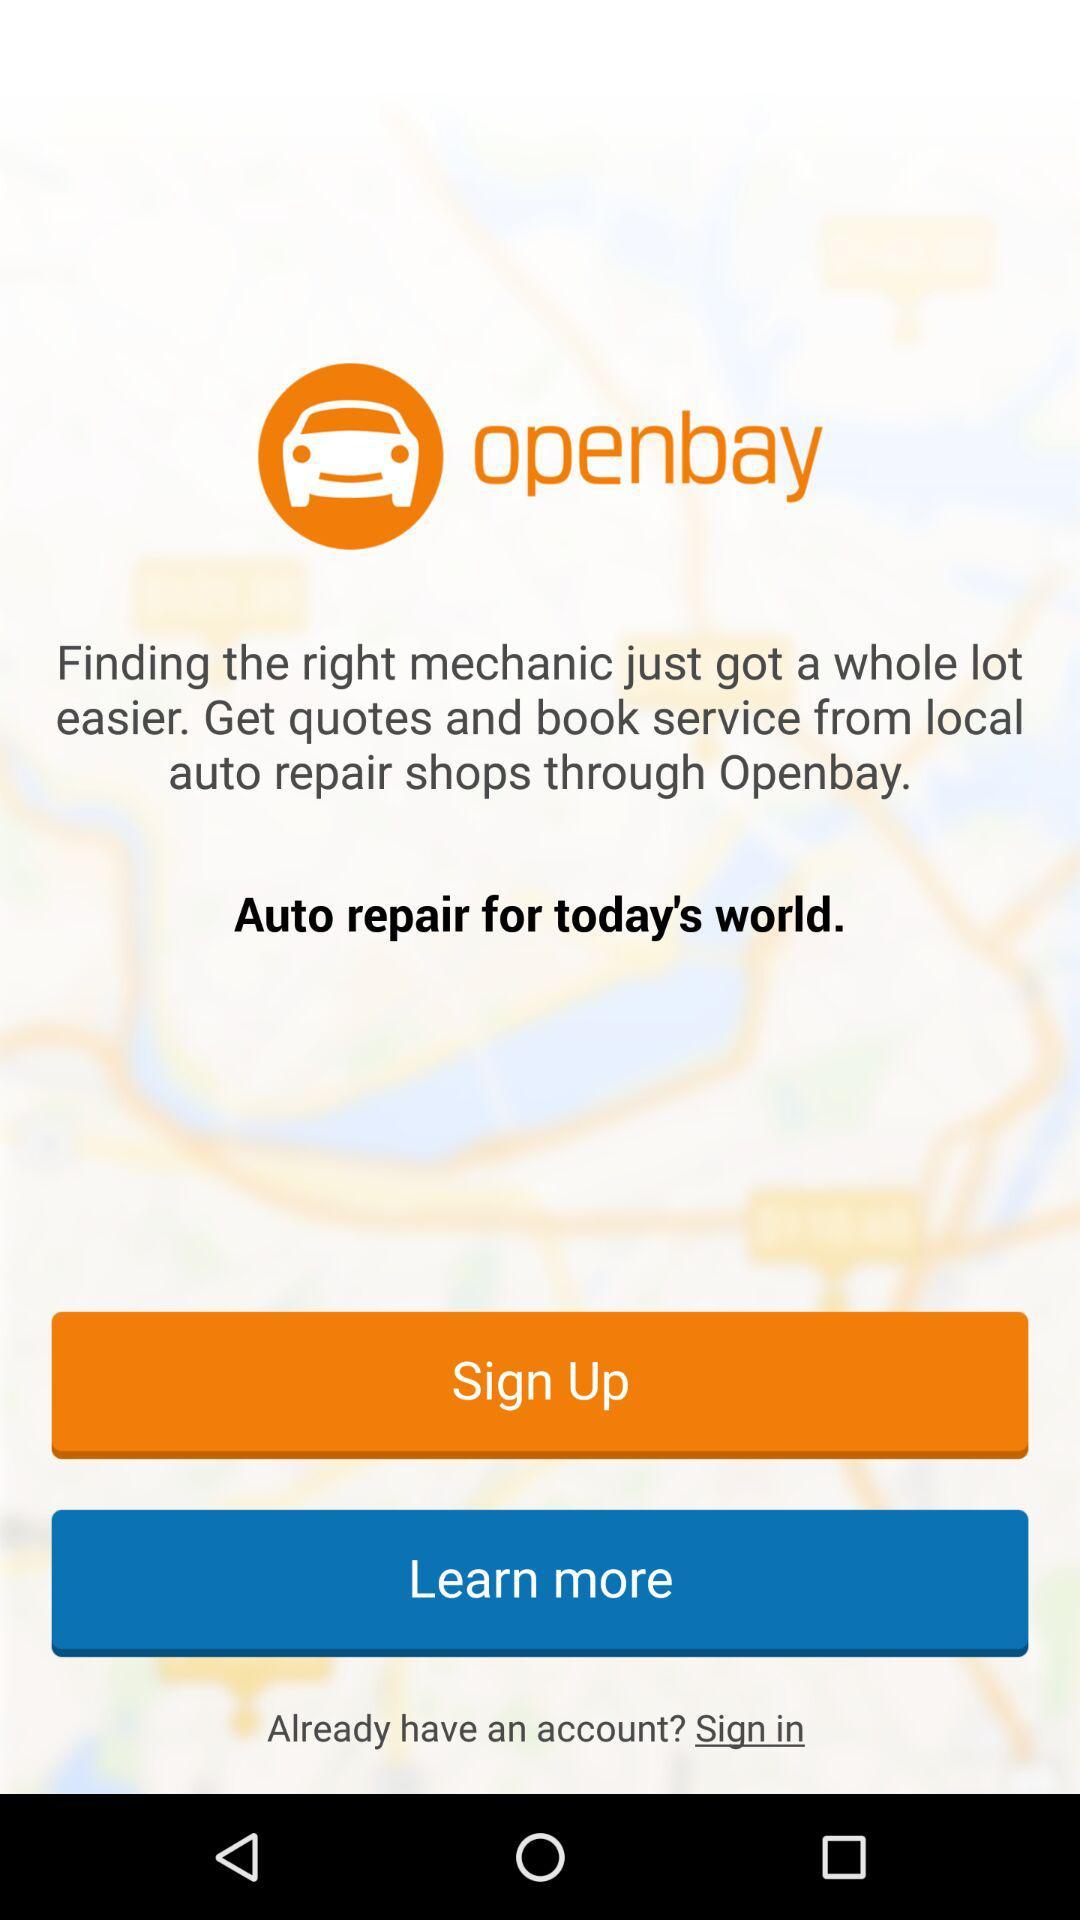 The height and width of the screenshot is (1920, 1080). What do you see at coordinates (540, 1726) in the screenshot?
I see `the already have an item` at bounding box center [540, 1726].